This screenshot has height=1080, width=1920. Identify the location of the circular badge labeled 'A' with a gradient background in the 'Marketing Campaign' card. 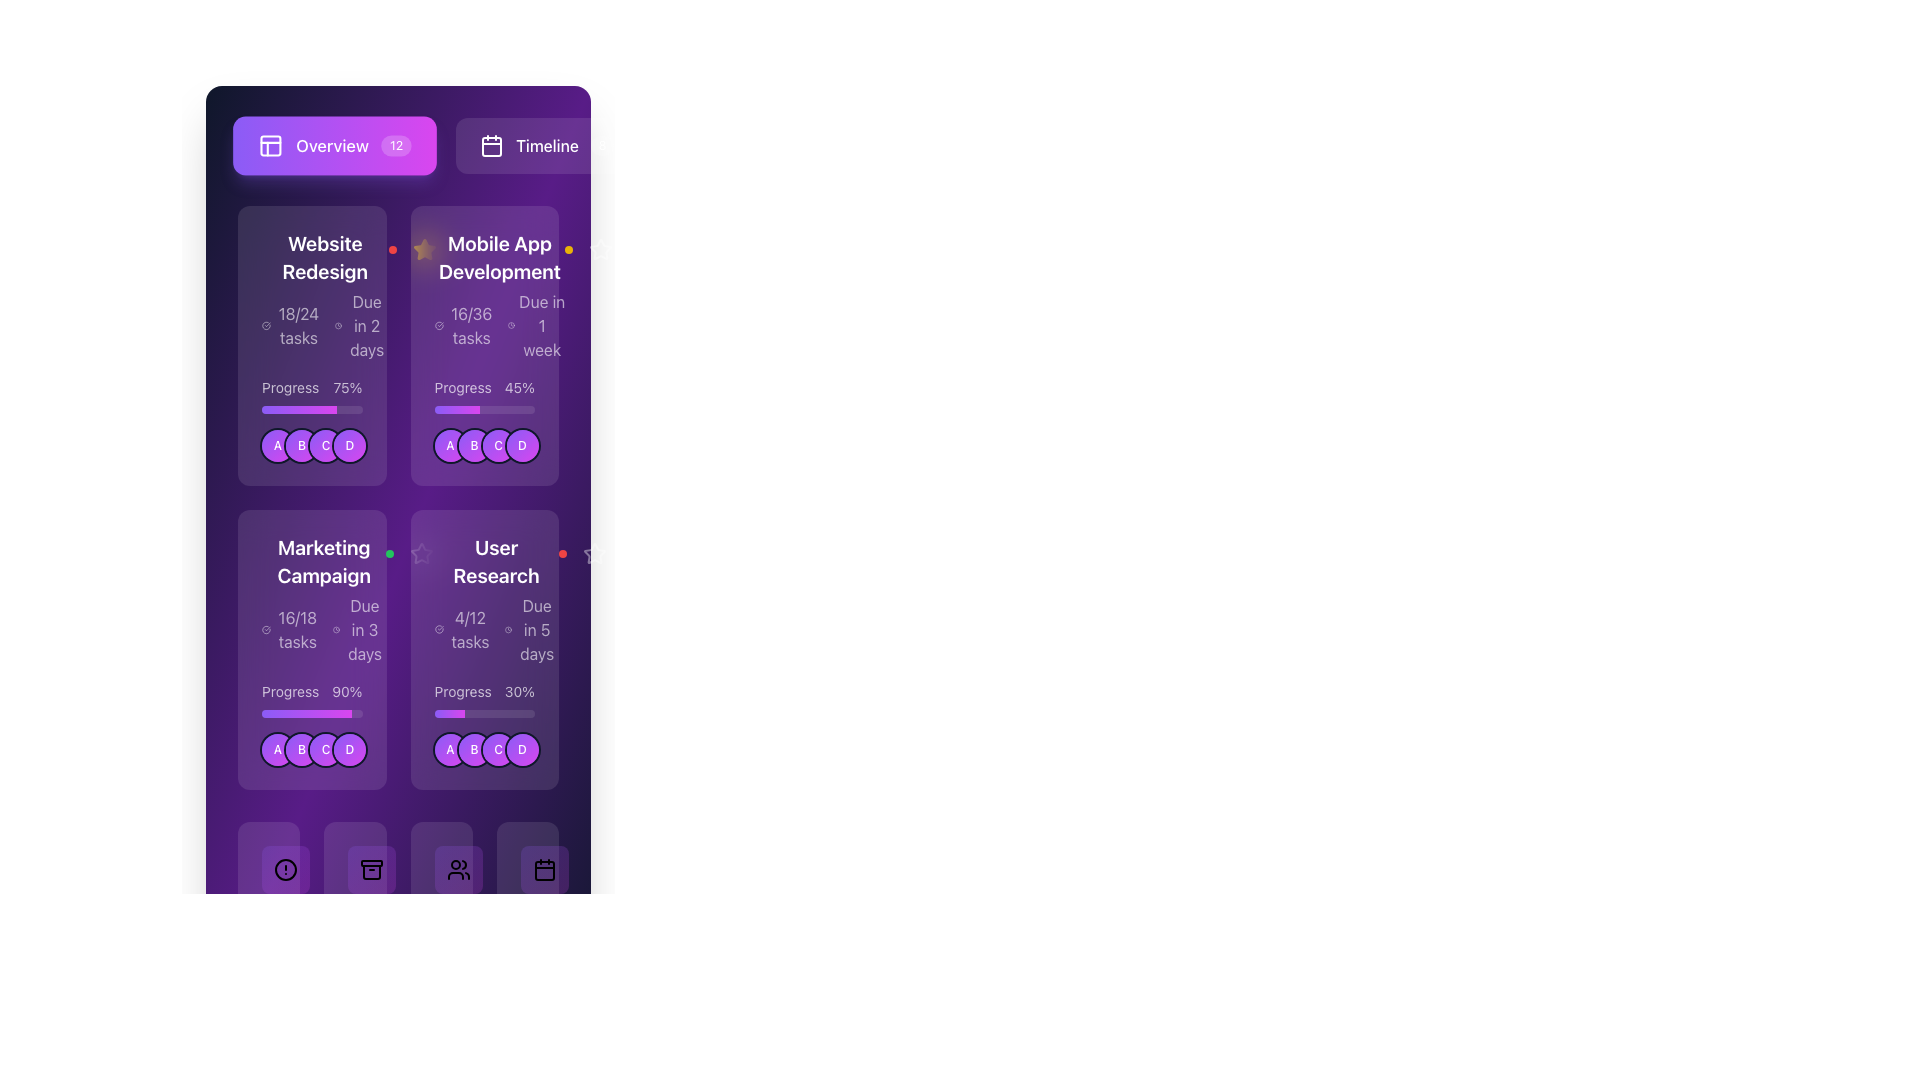
(277, 749).